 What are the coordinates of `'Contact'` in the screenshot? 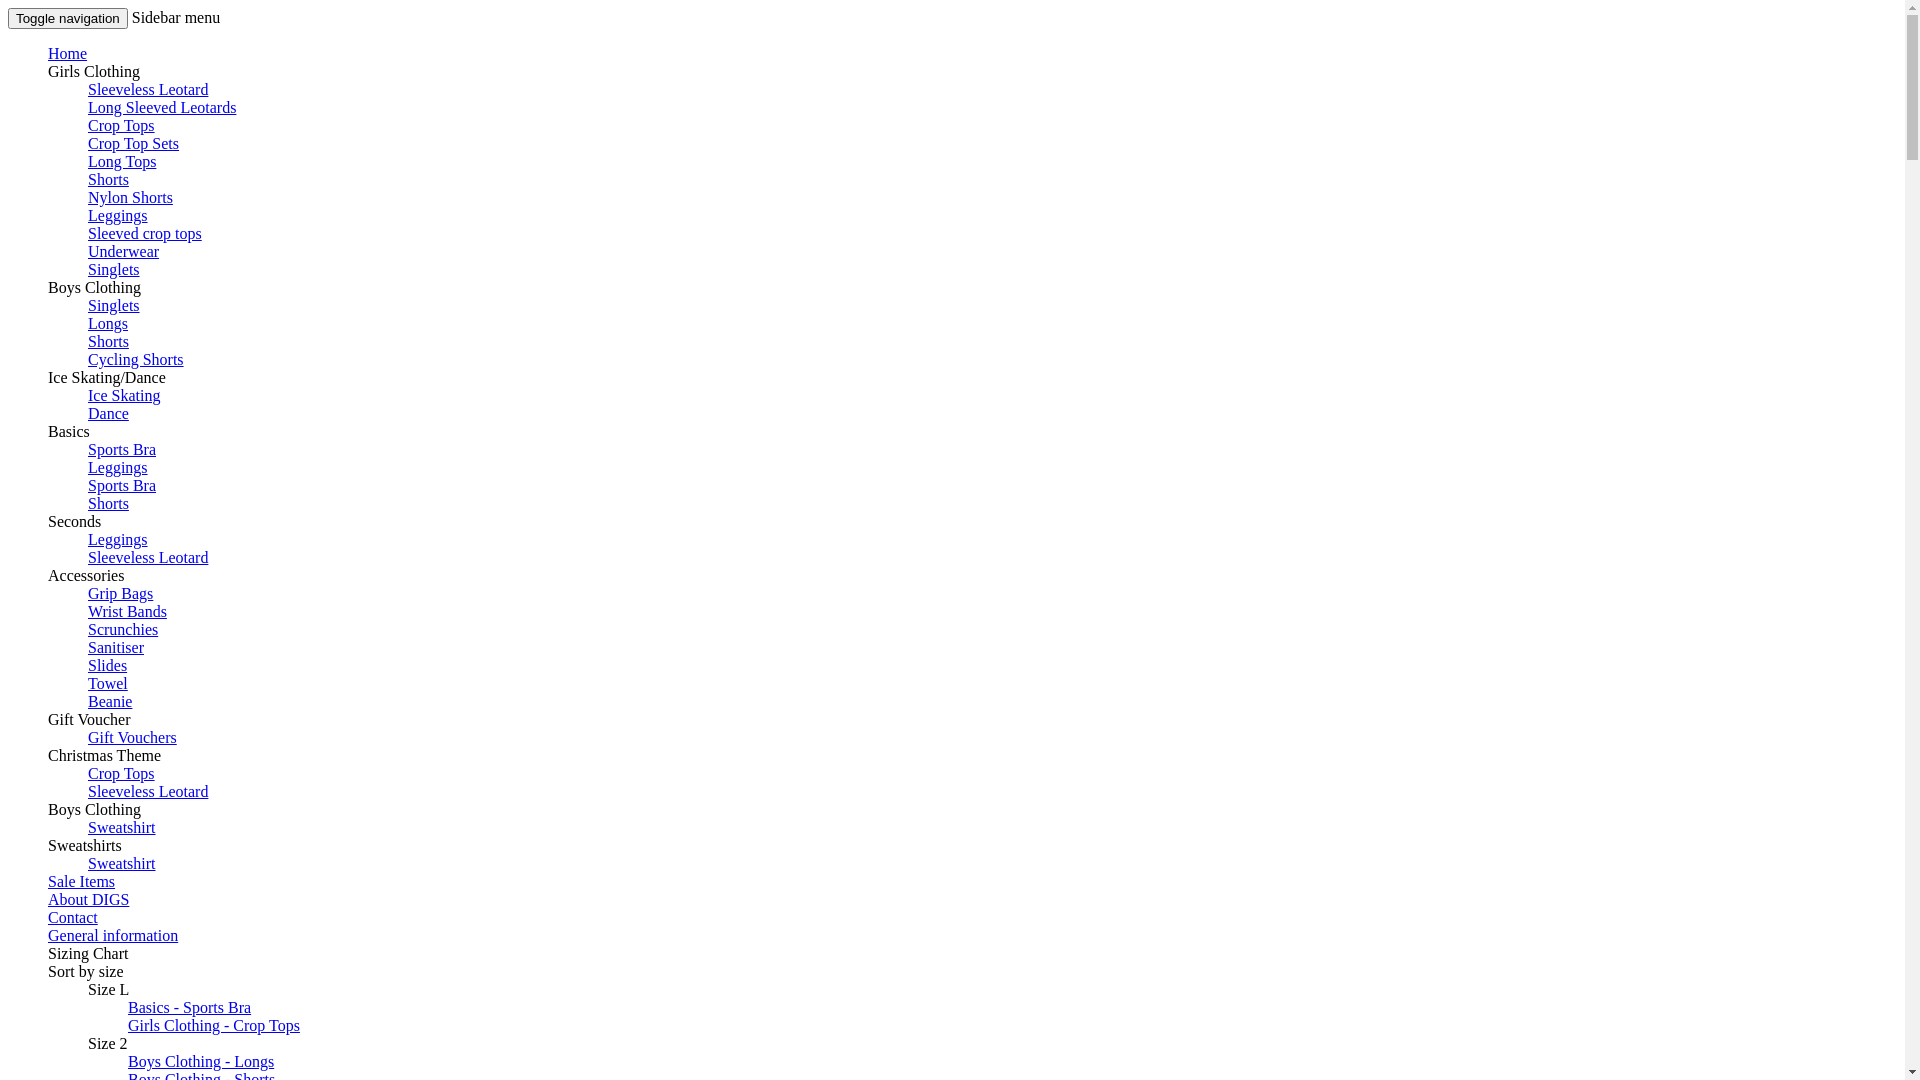 It's located at (72, 917).